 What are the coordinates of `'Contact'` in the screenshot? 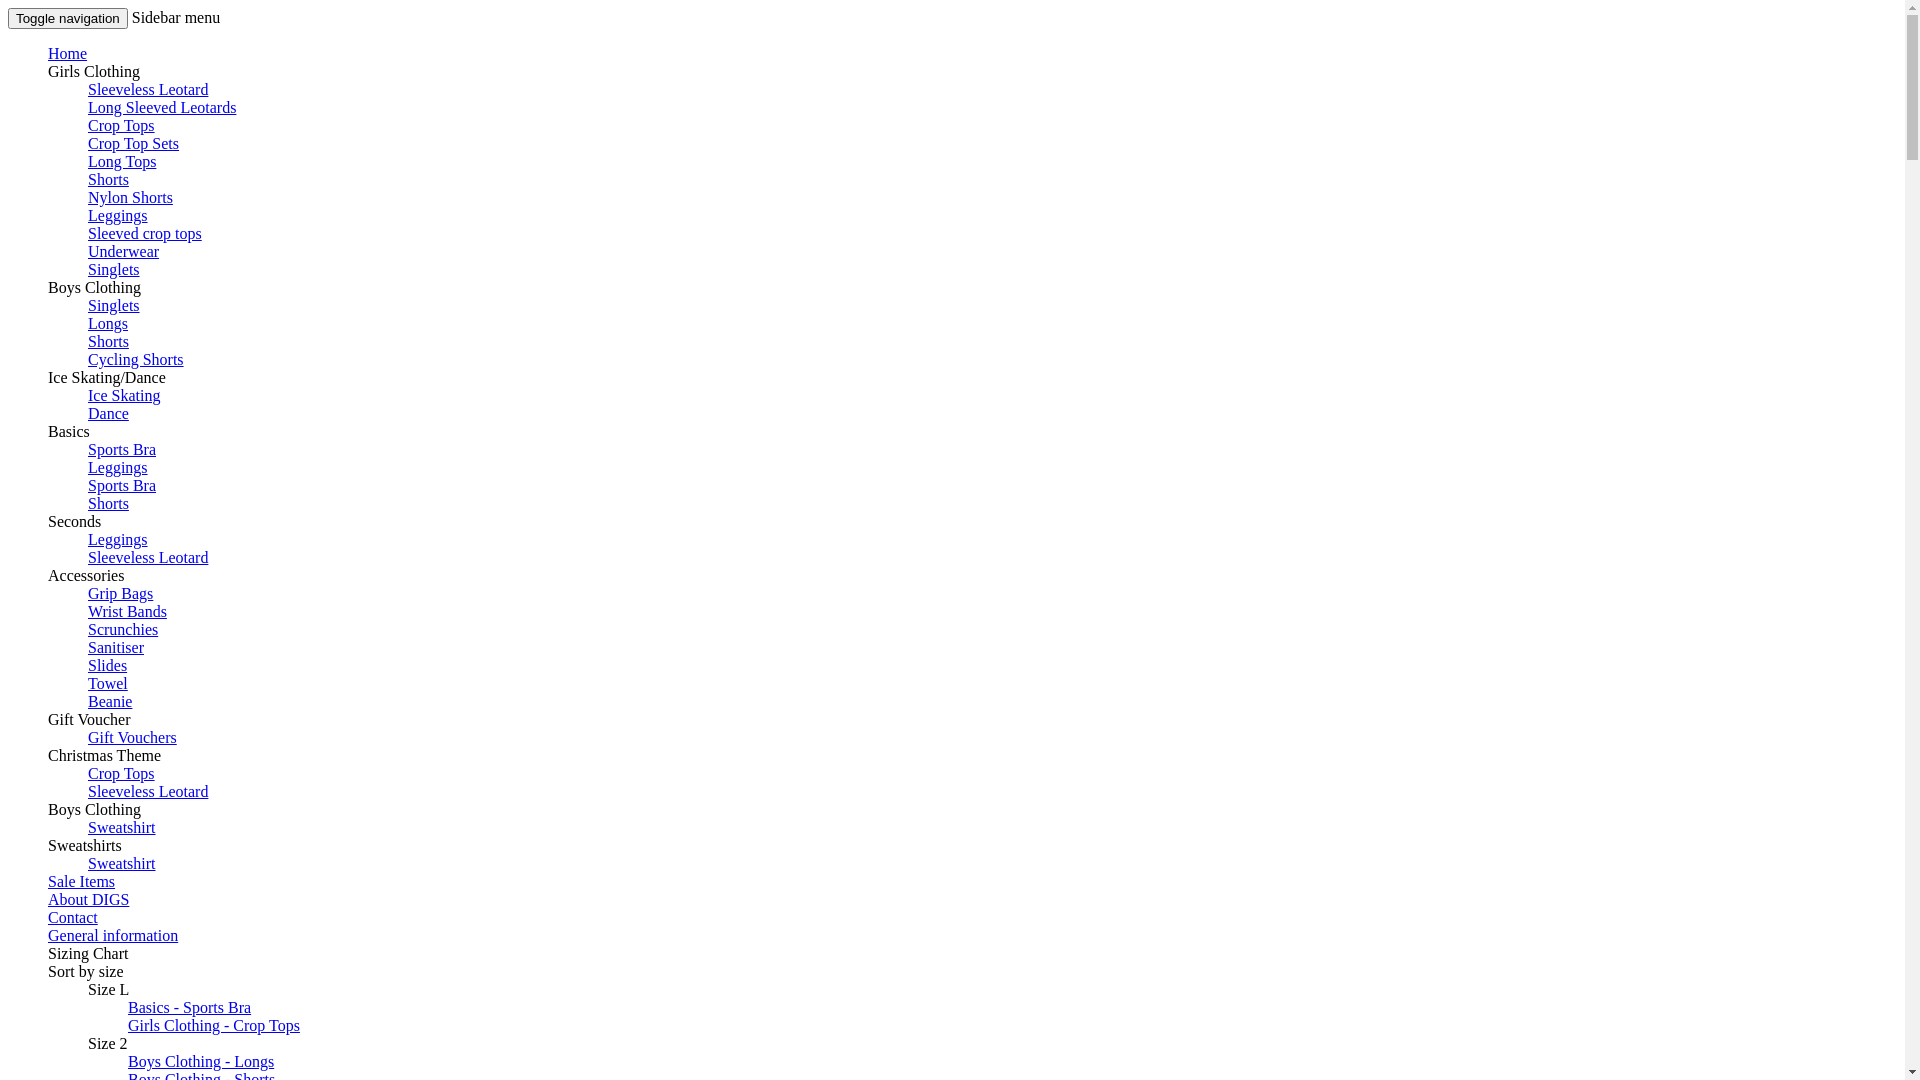 It's located at (72, 917).